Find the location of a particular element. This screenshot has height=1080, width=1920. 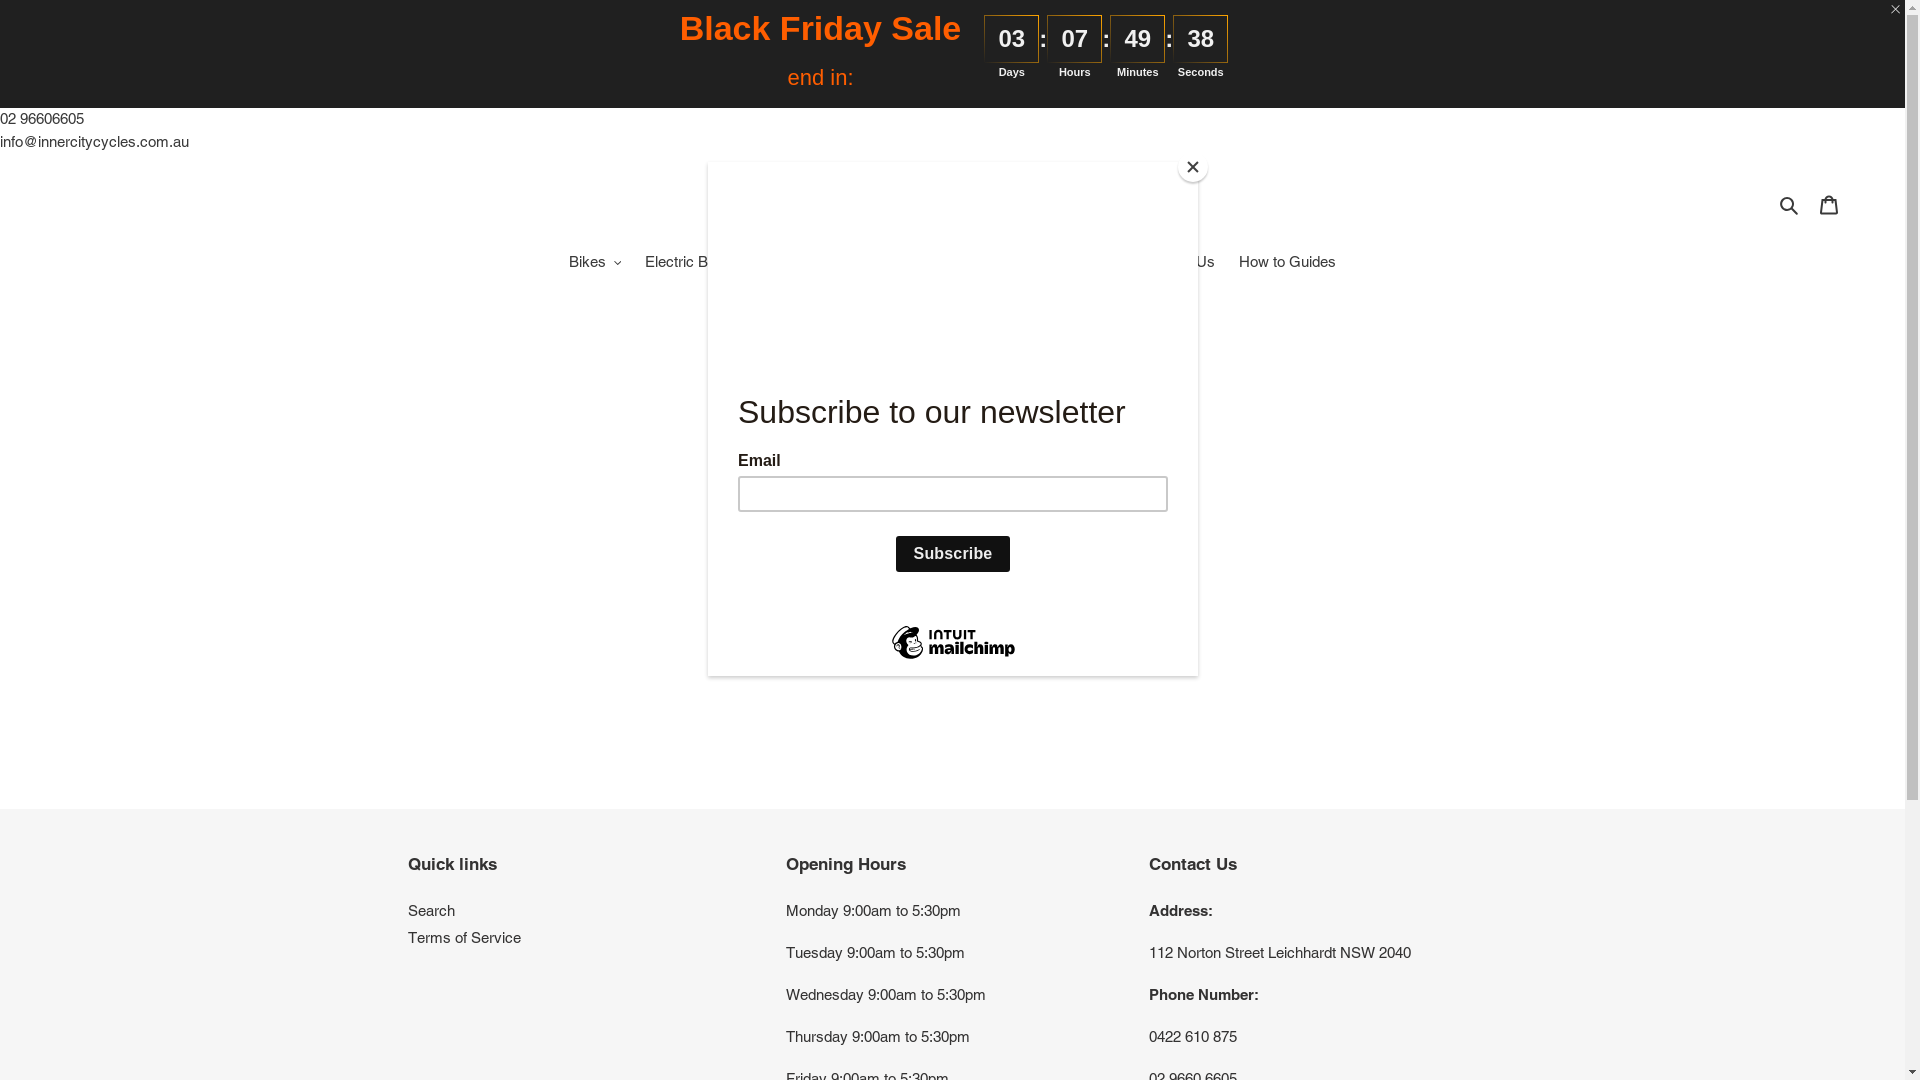

'02 96606605' is located at coordinates (42, 118).